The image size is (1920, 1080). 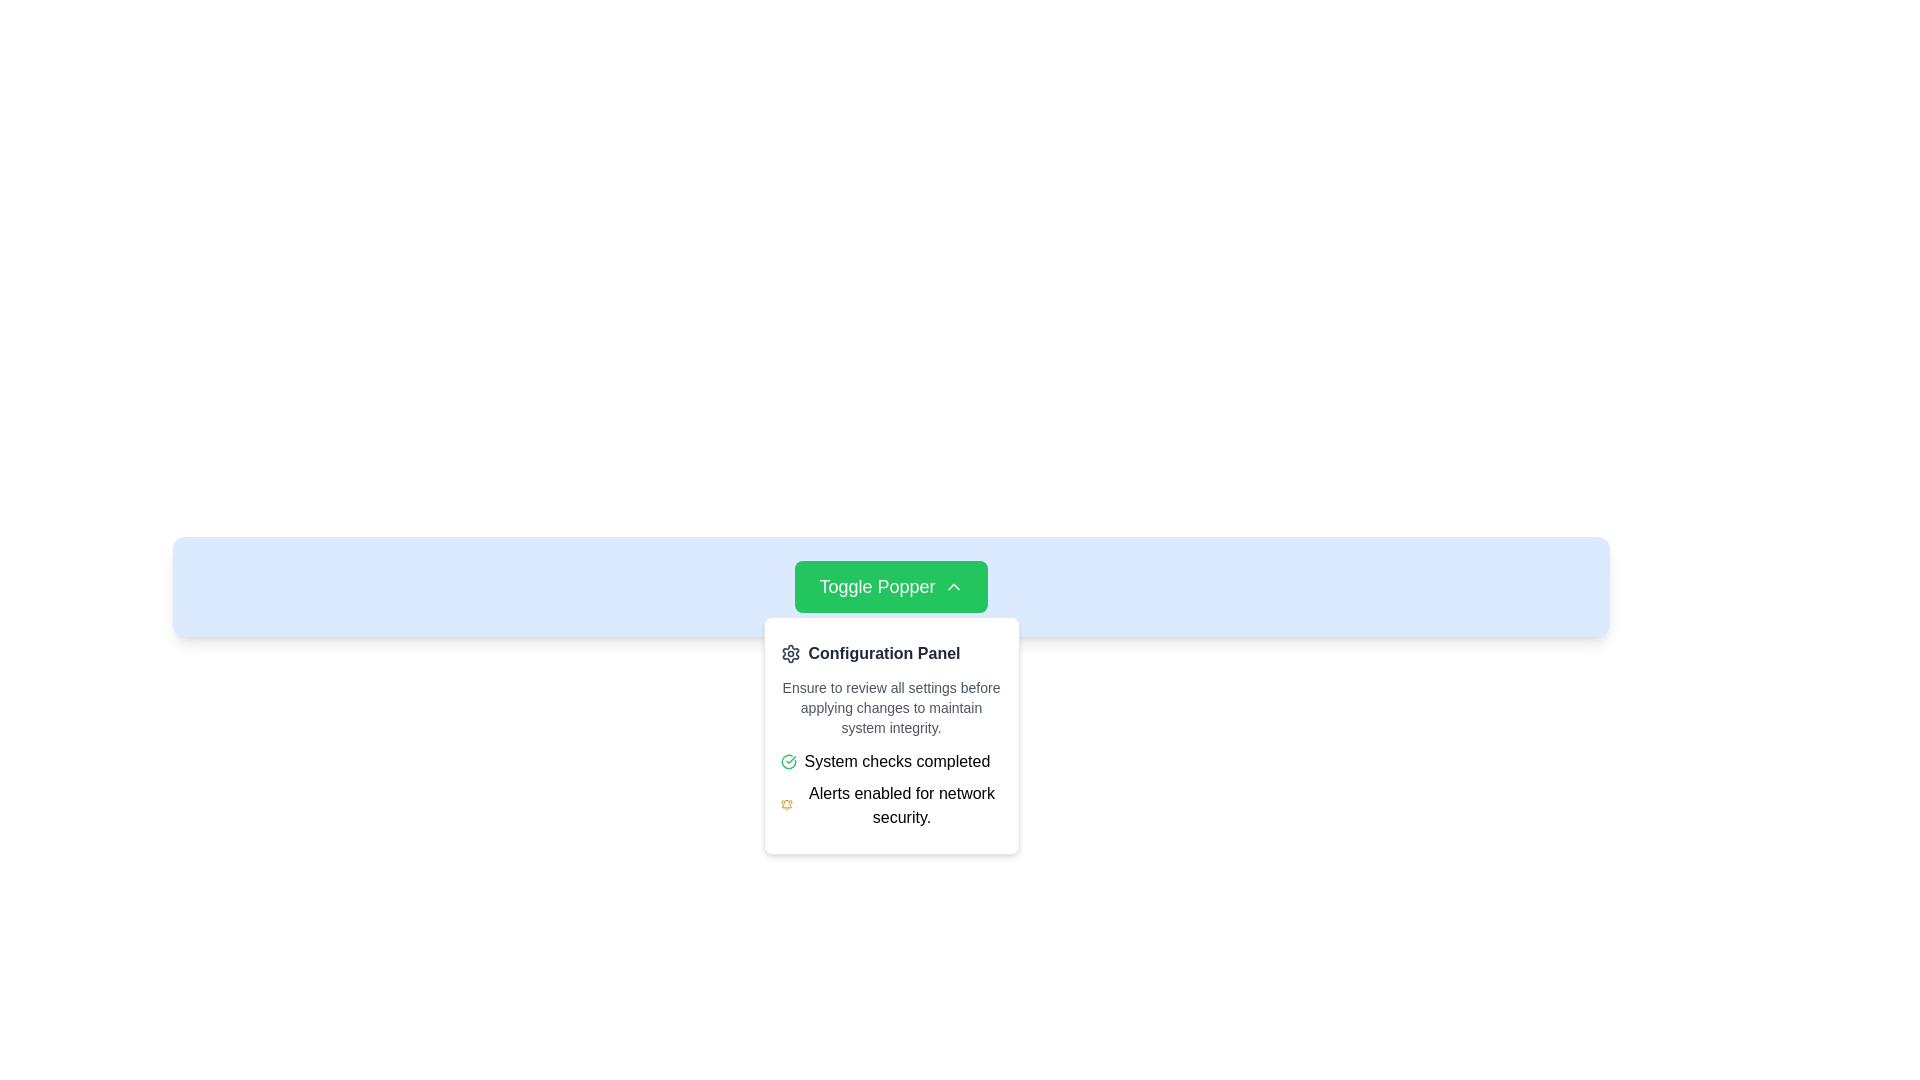 What do you see at coordinates (787, 762) in the screenshot?
I see `the circular green icon with a check mark located at the start of the text 'System checks completed' in the popup` at bounding box center [787, 762].